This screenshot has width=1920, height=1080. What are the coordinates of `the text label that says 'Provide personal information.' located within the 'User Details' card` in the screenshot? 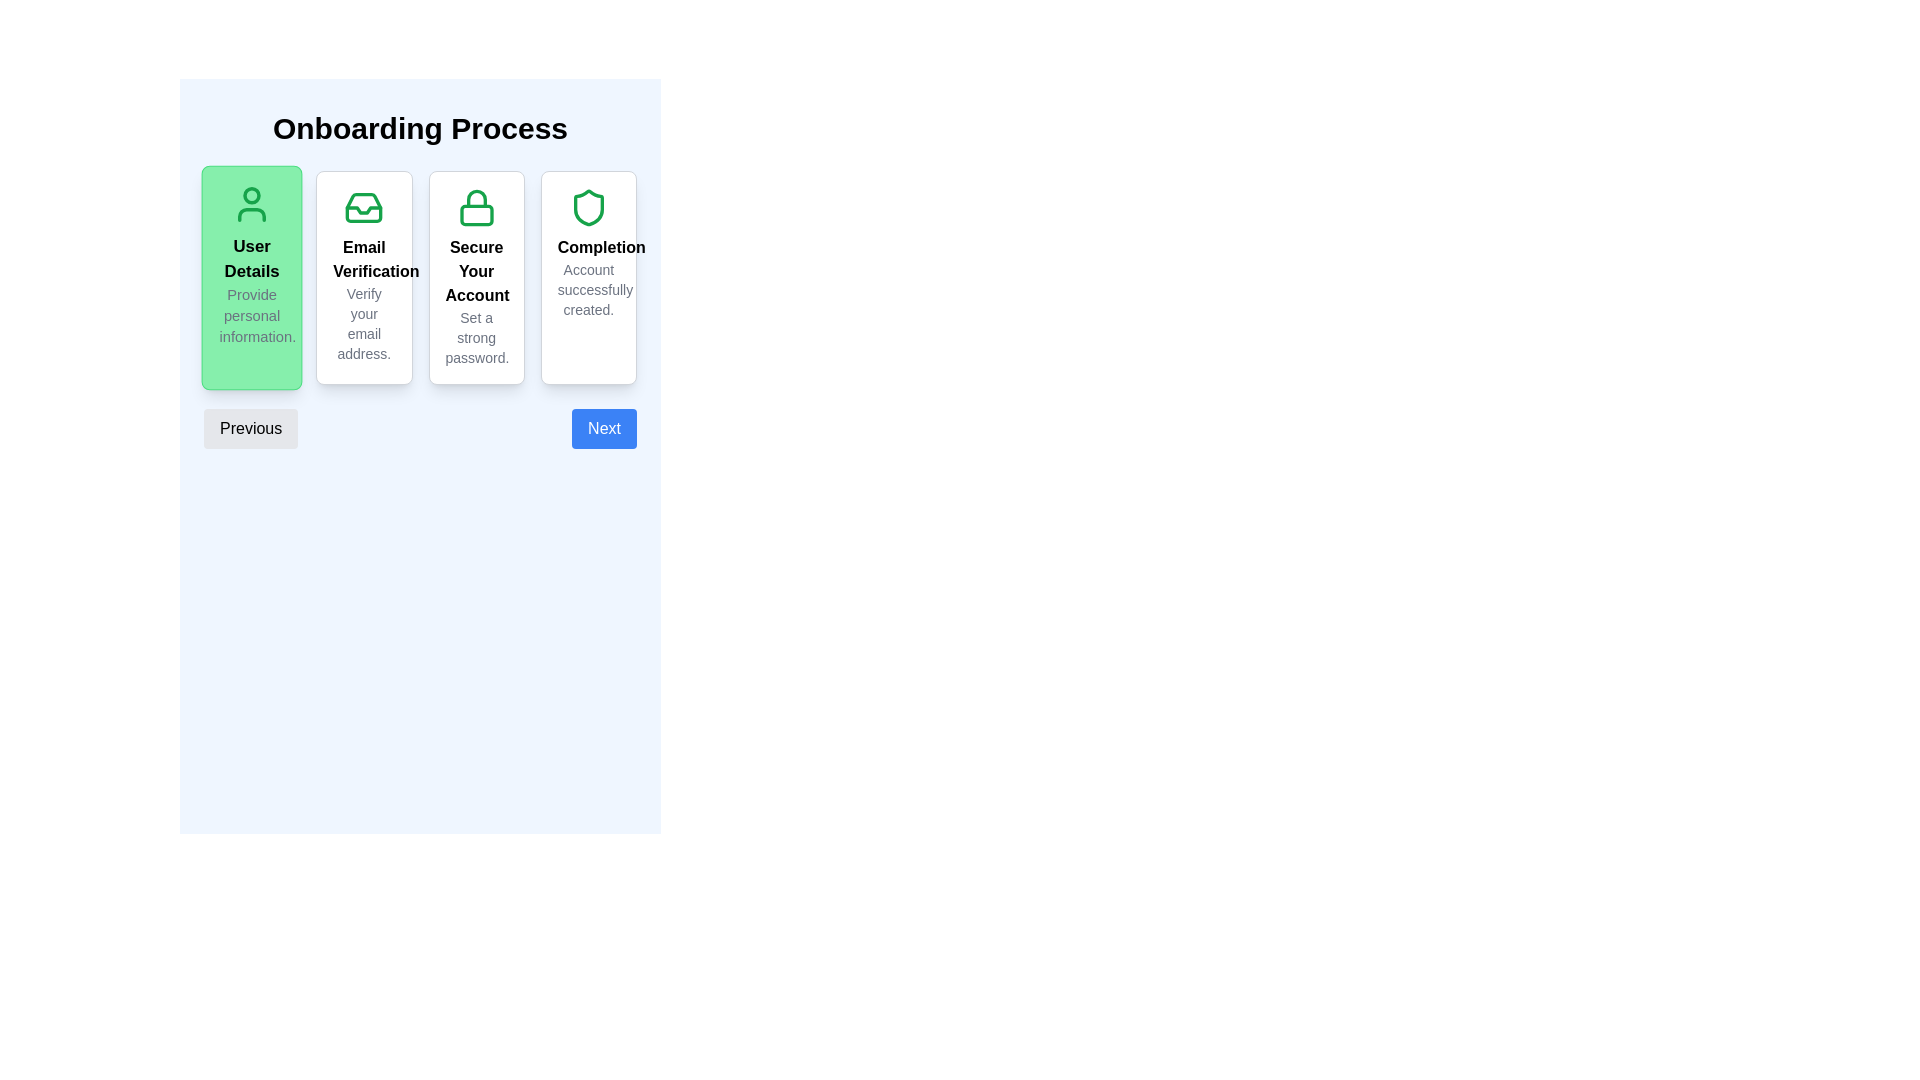 It's located at (251, 315).